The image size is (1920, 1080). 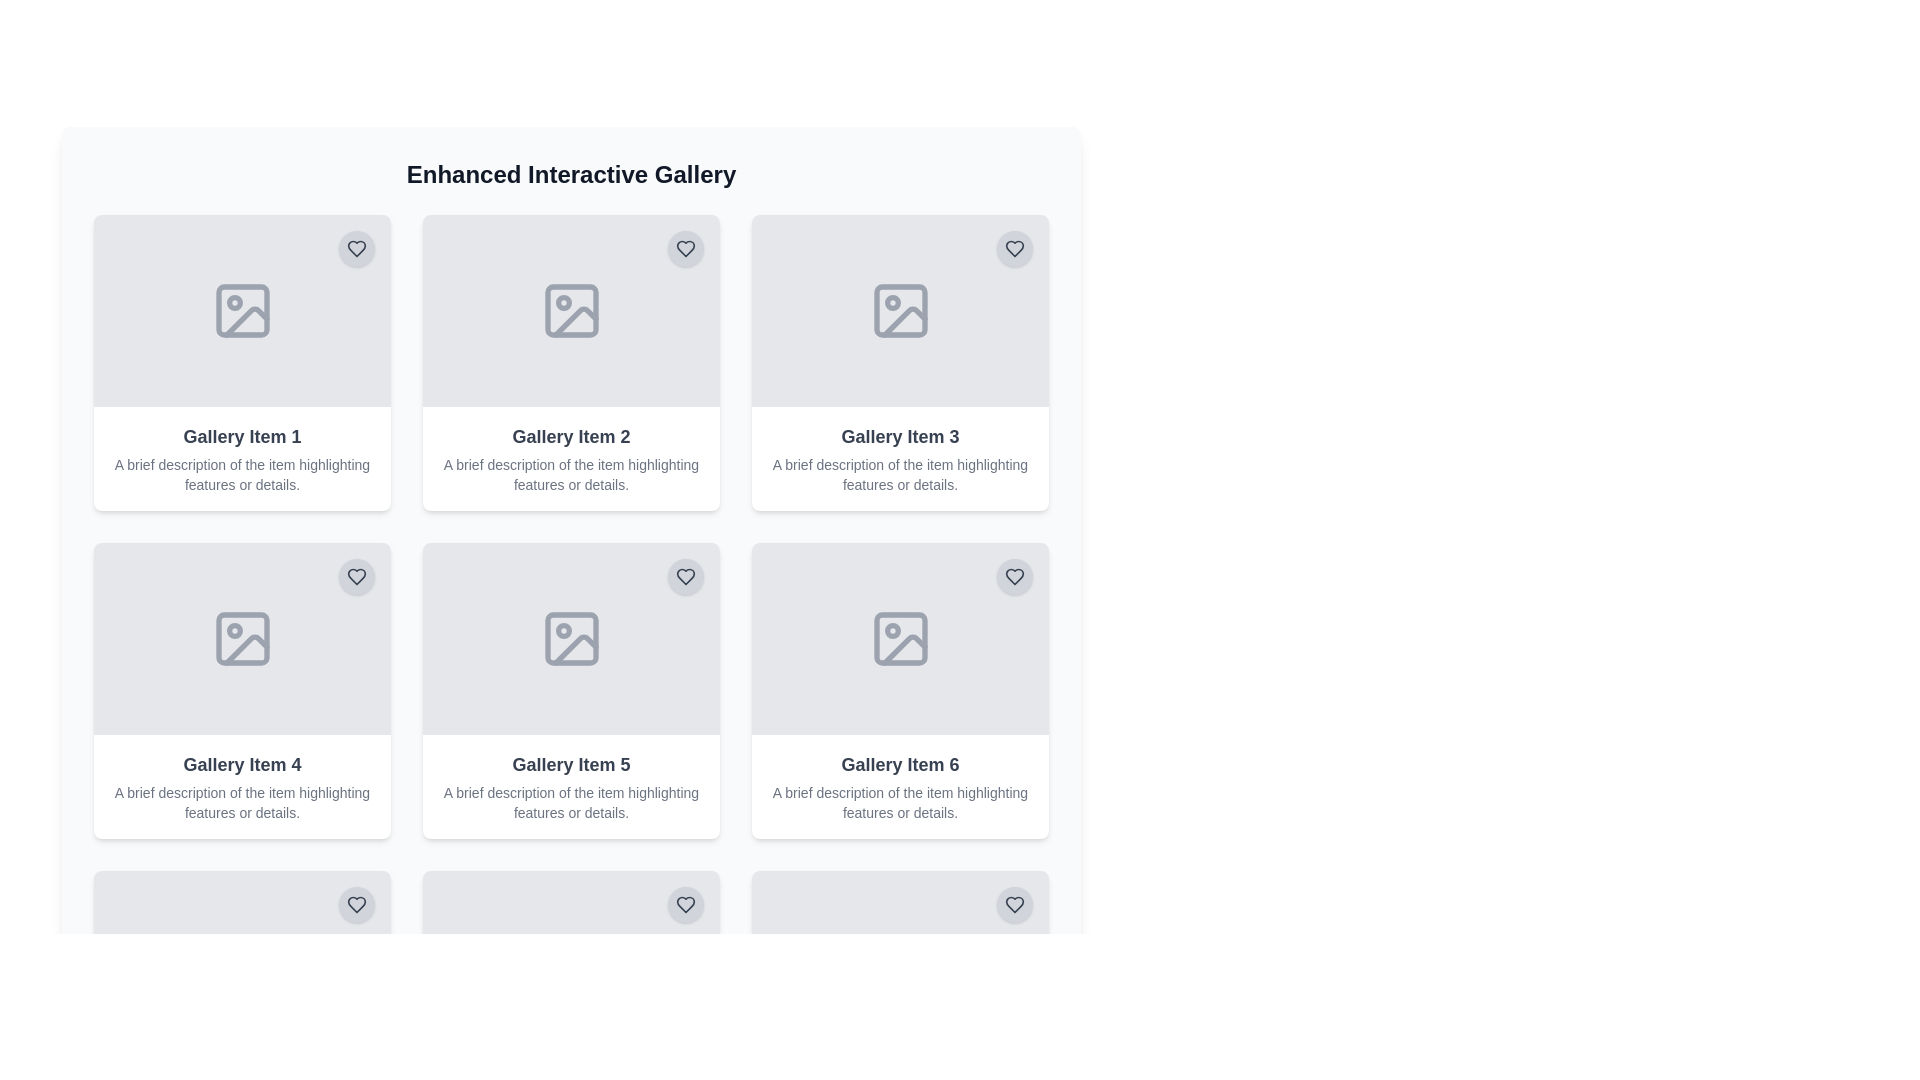 I want to click on the text element labeled 'Gallery Item 4', which is styled with a large bold font and is located in the second row and first column of the gallery grid, so click(x=241, y=764).